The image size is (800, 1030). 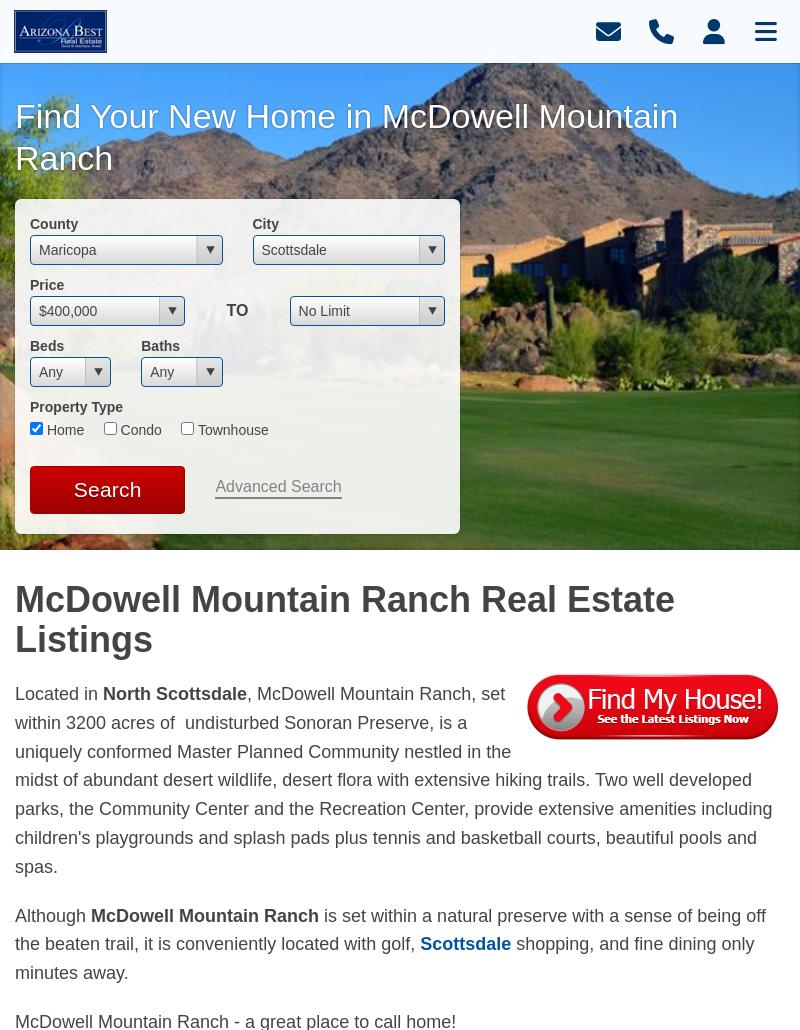 What do you see at coordinates (114, 429) in the screenshot?
I see `'Condo'` at bounding box center [114, 429].